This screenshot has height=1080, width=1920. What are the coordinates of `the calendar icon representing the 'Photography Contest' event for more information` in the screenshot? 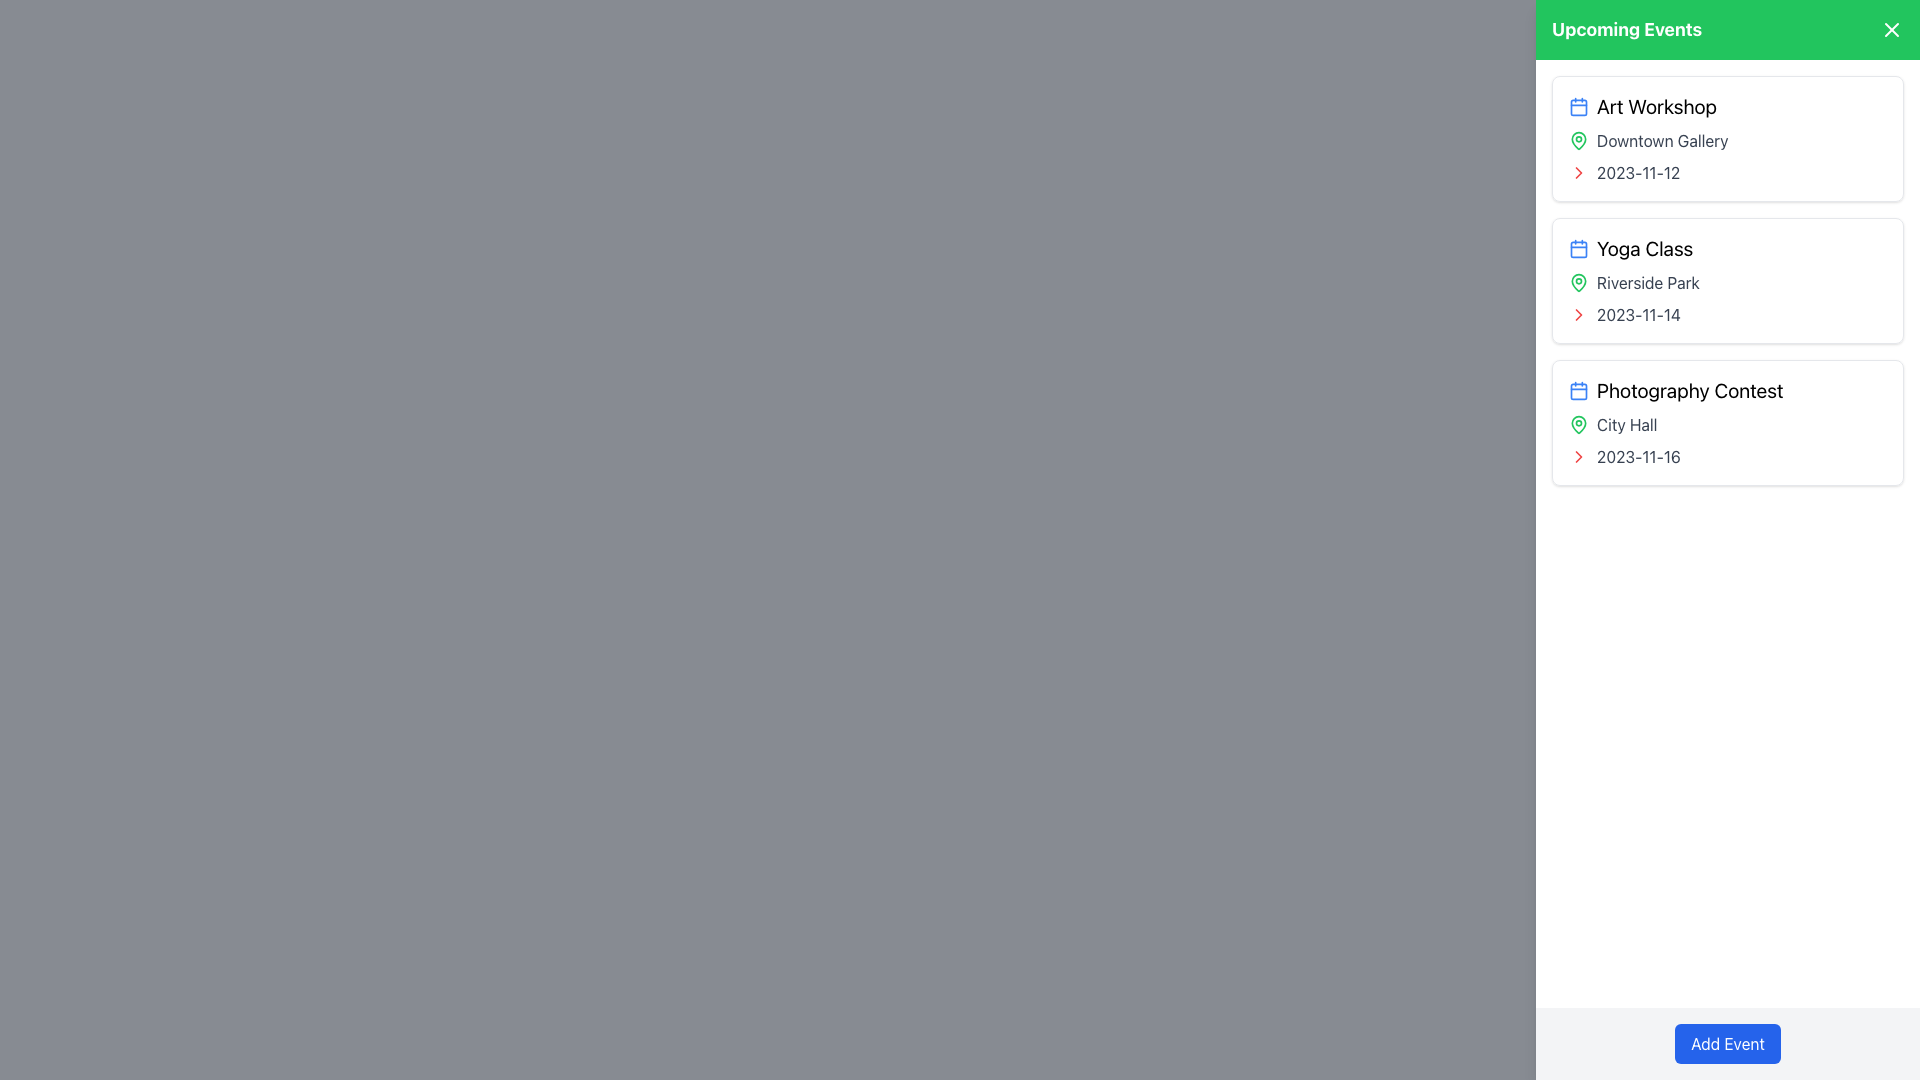 It's located at (1578, 390).